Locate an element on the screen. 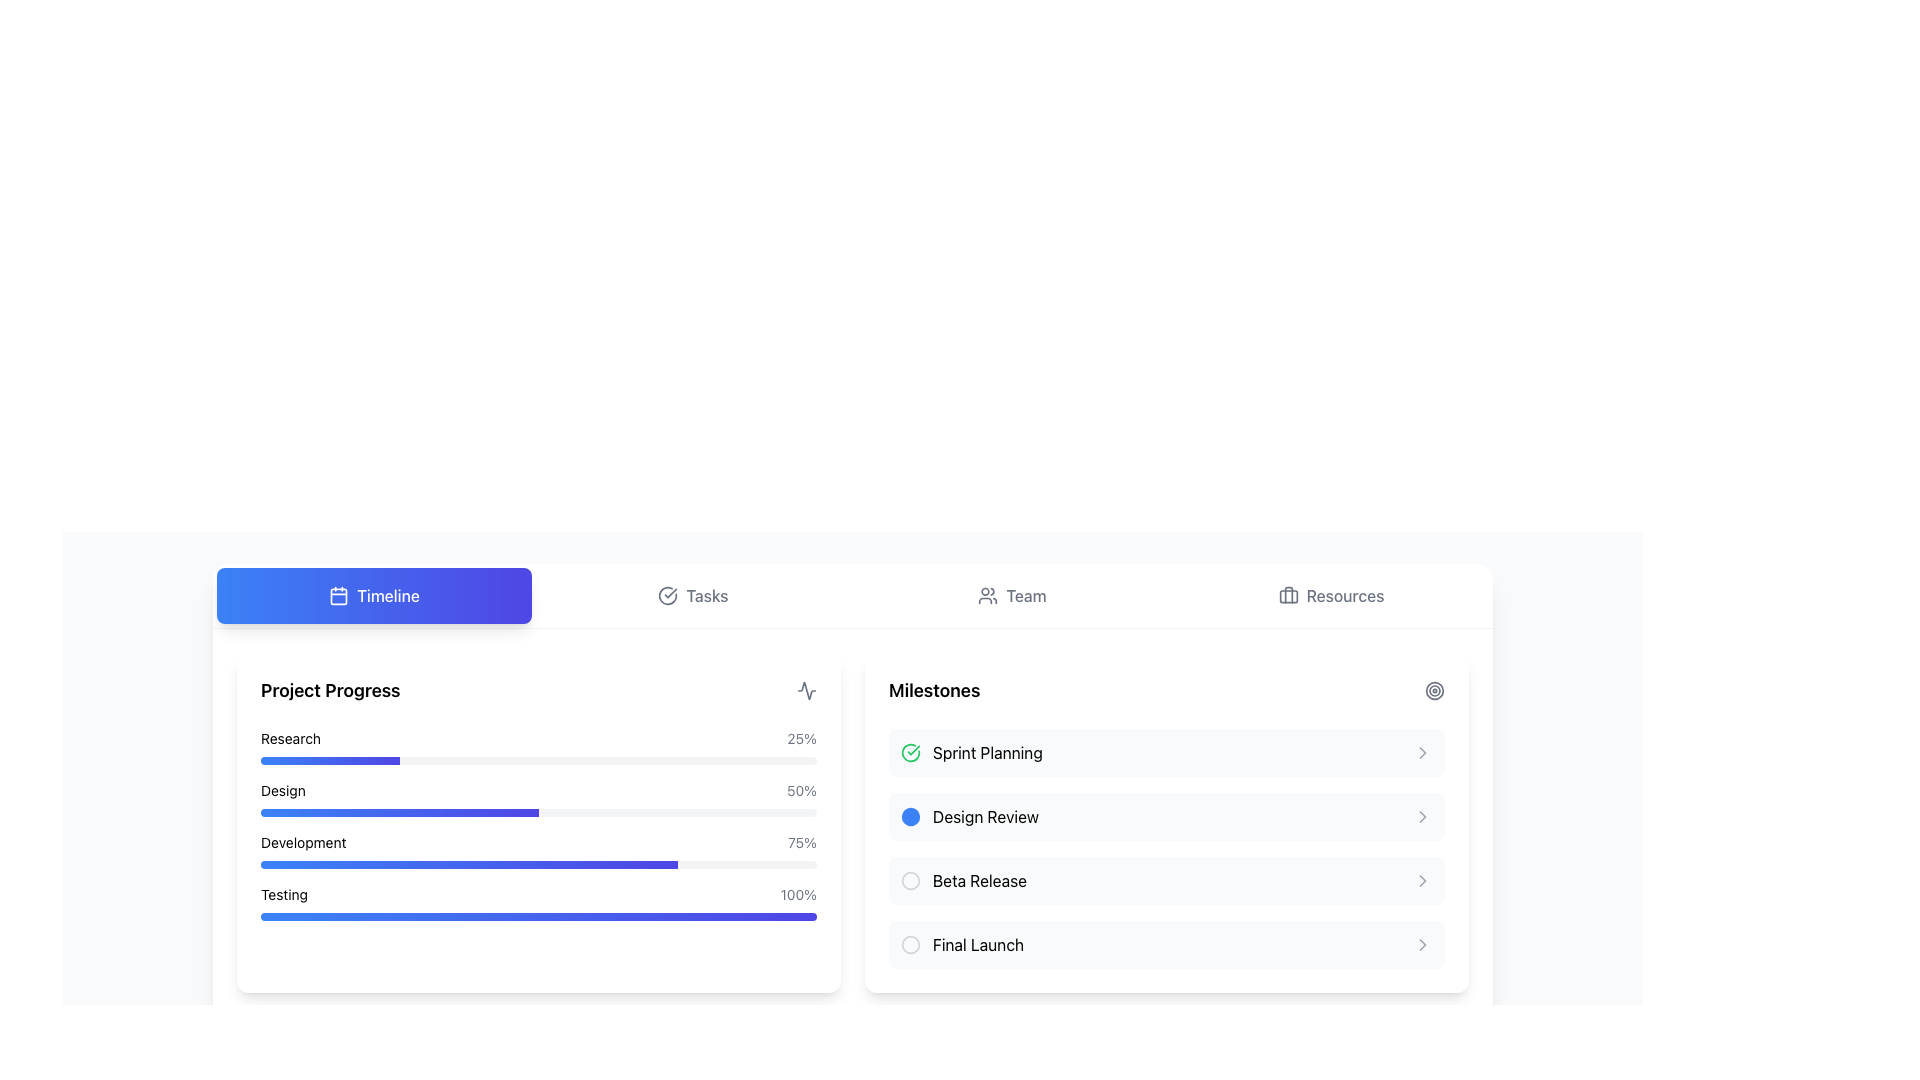 The height and width of the screenshot is (1080, 1920). the 'Team' tab in the Navigation Tab, which is the third option in a group of four tabs, positioned between 'Tasks' and 'Resources' is located at coordinates (1012, 595).